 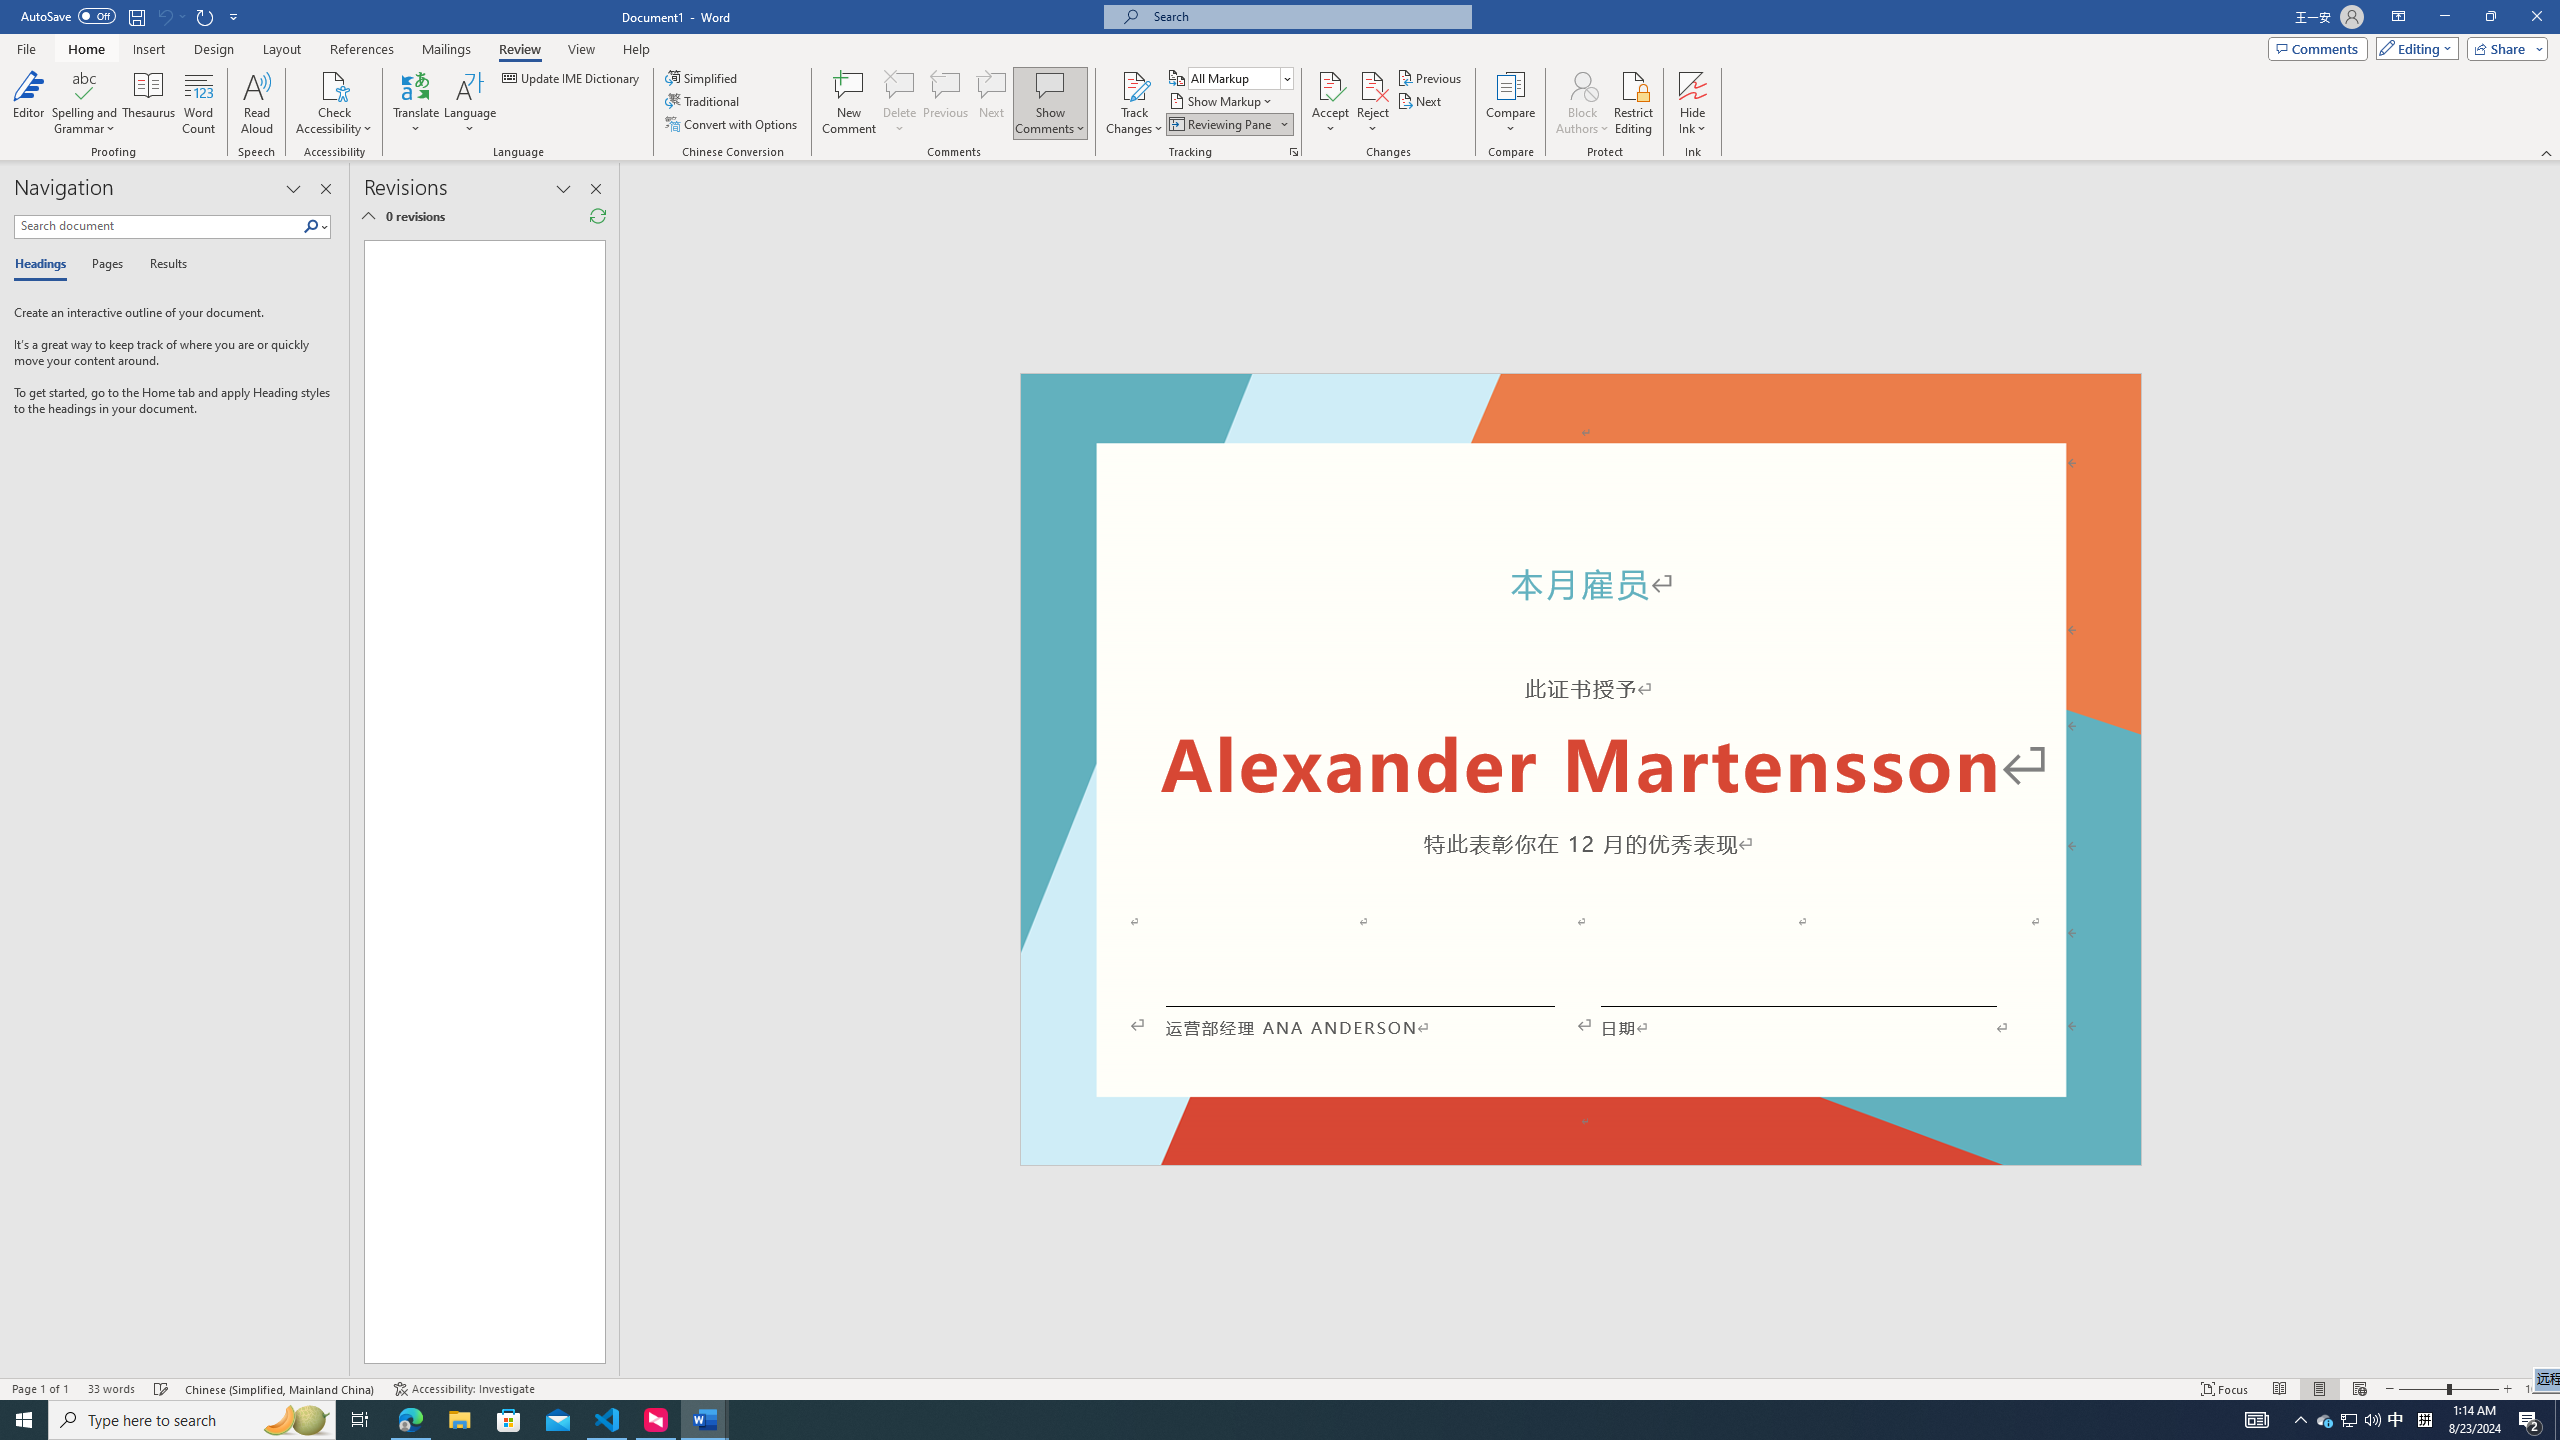 I want to click on 'Headings', so click(x=44, y=264).